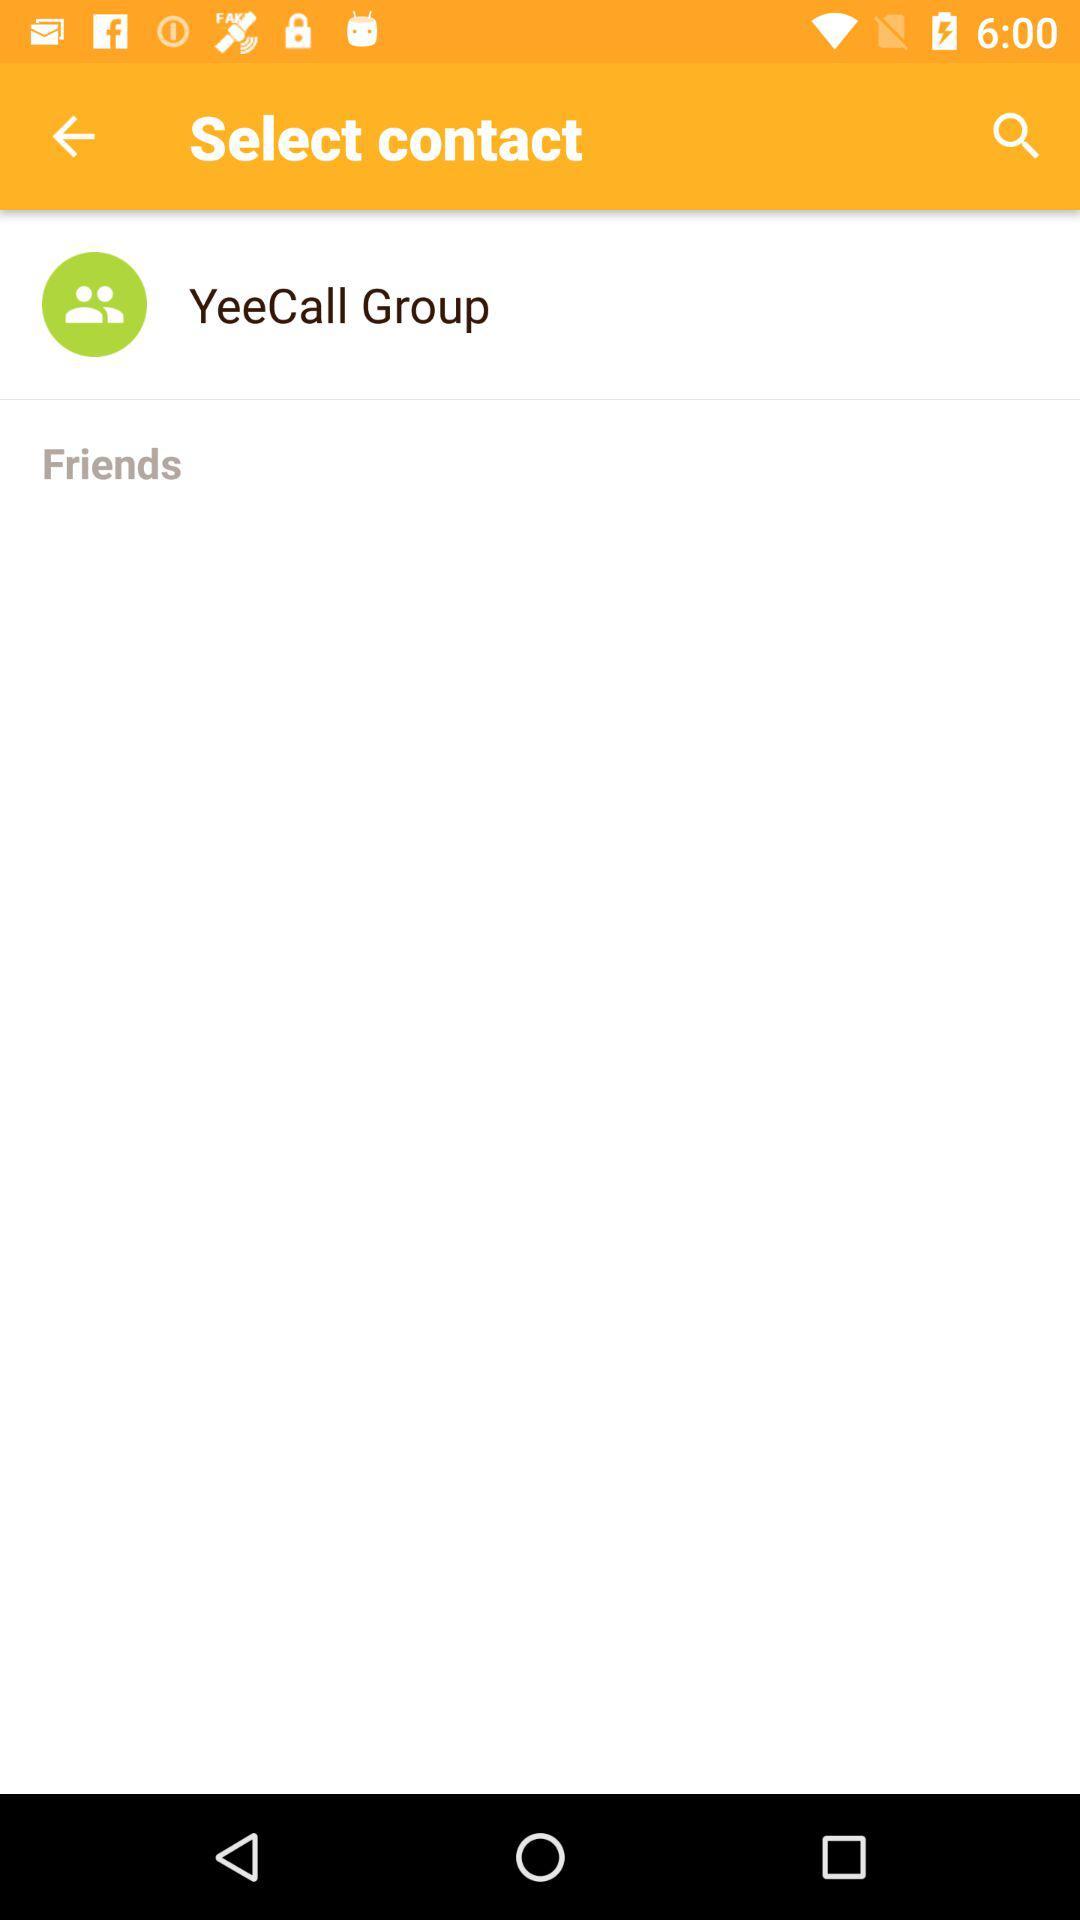  What do you see at coordinates (1017, 135) in the screenshot?
I see `the item next to select contact item` at bounding box center [1017, 135].